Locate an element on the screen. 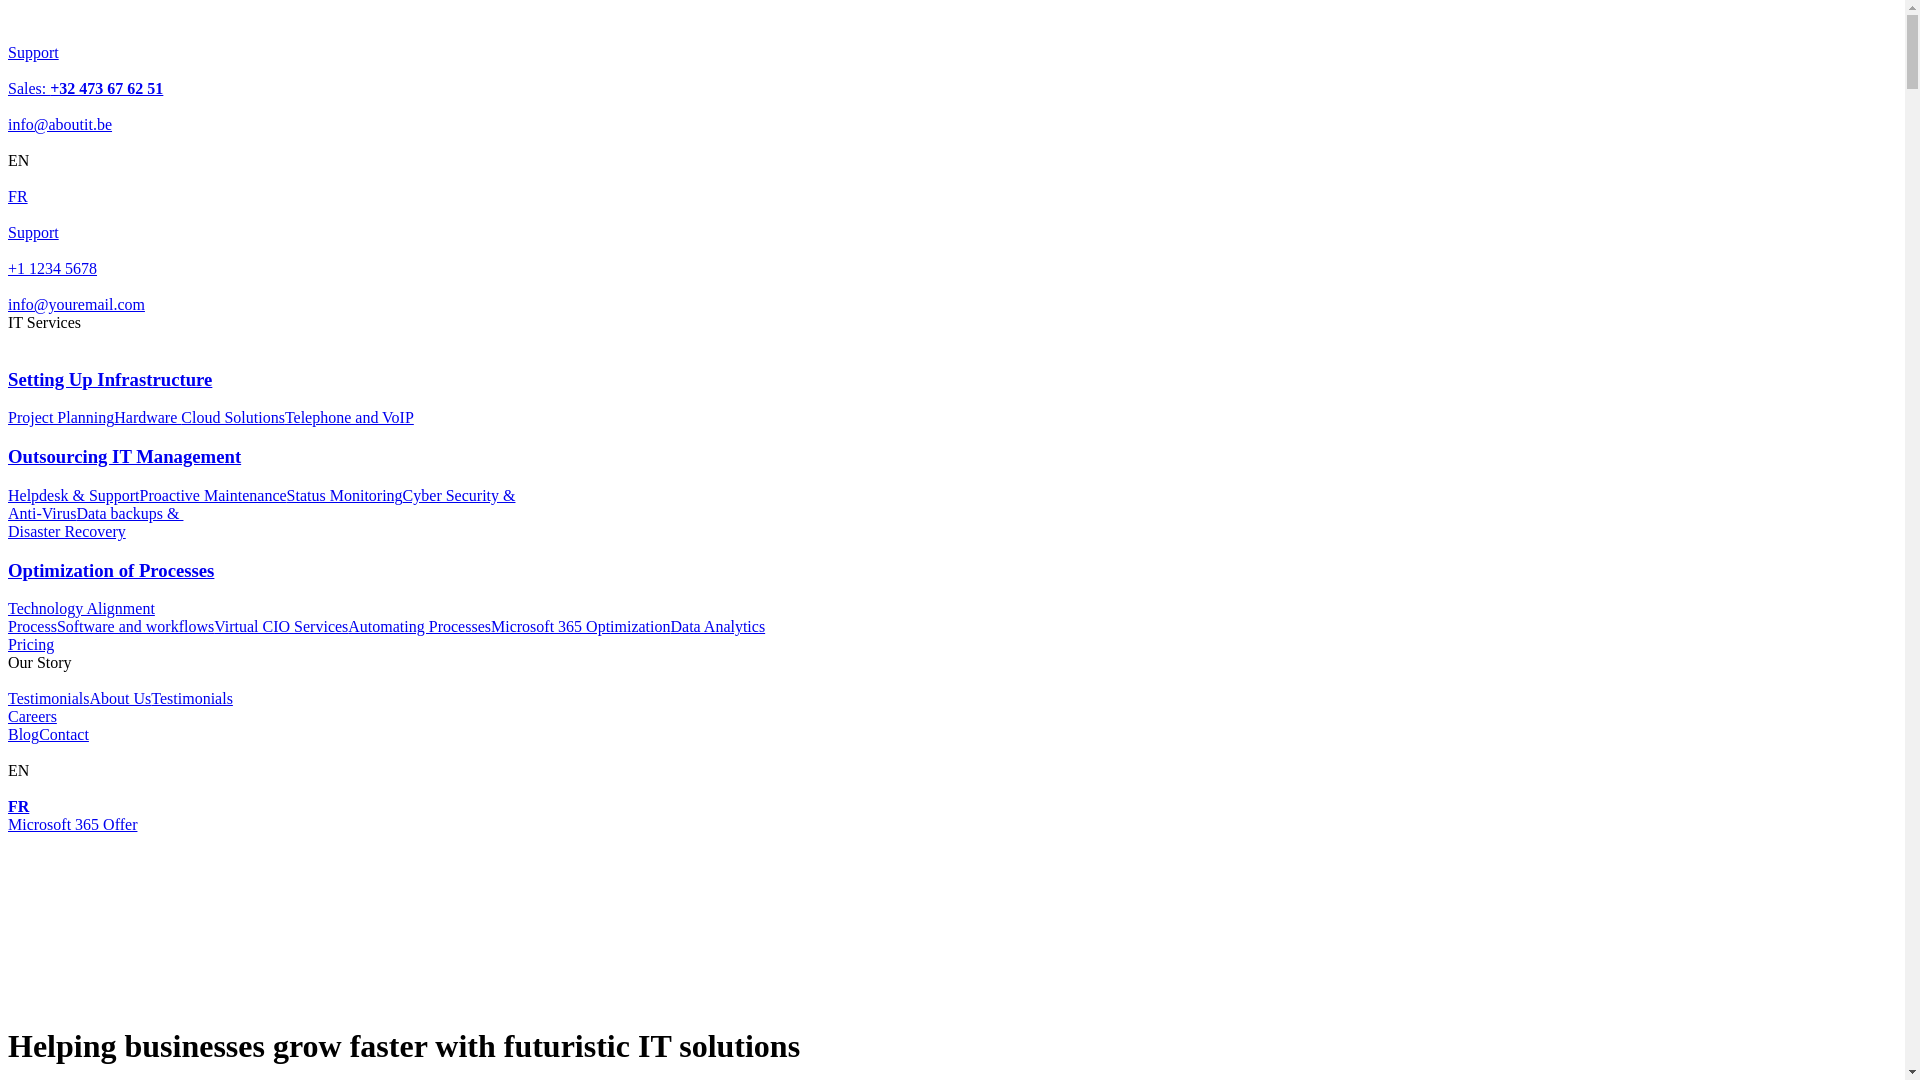 This screenshot has width=1920, height=1080. 'Blog' is located at coordinates (23, 734).